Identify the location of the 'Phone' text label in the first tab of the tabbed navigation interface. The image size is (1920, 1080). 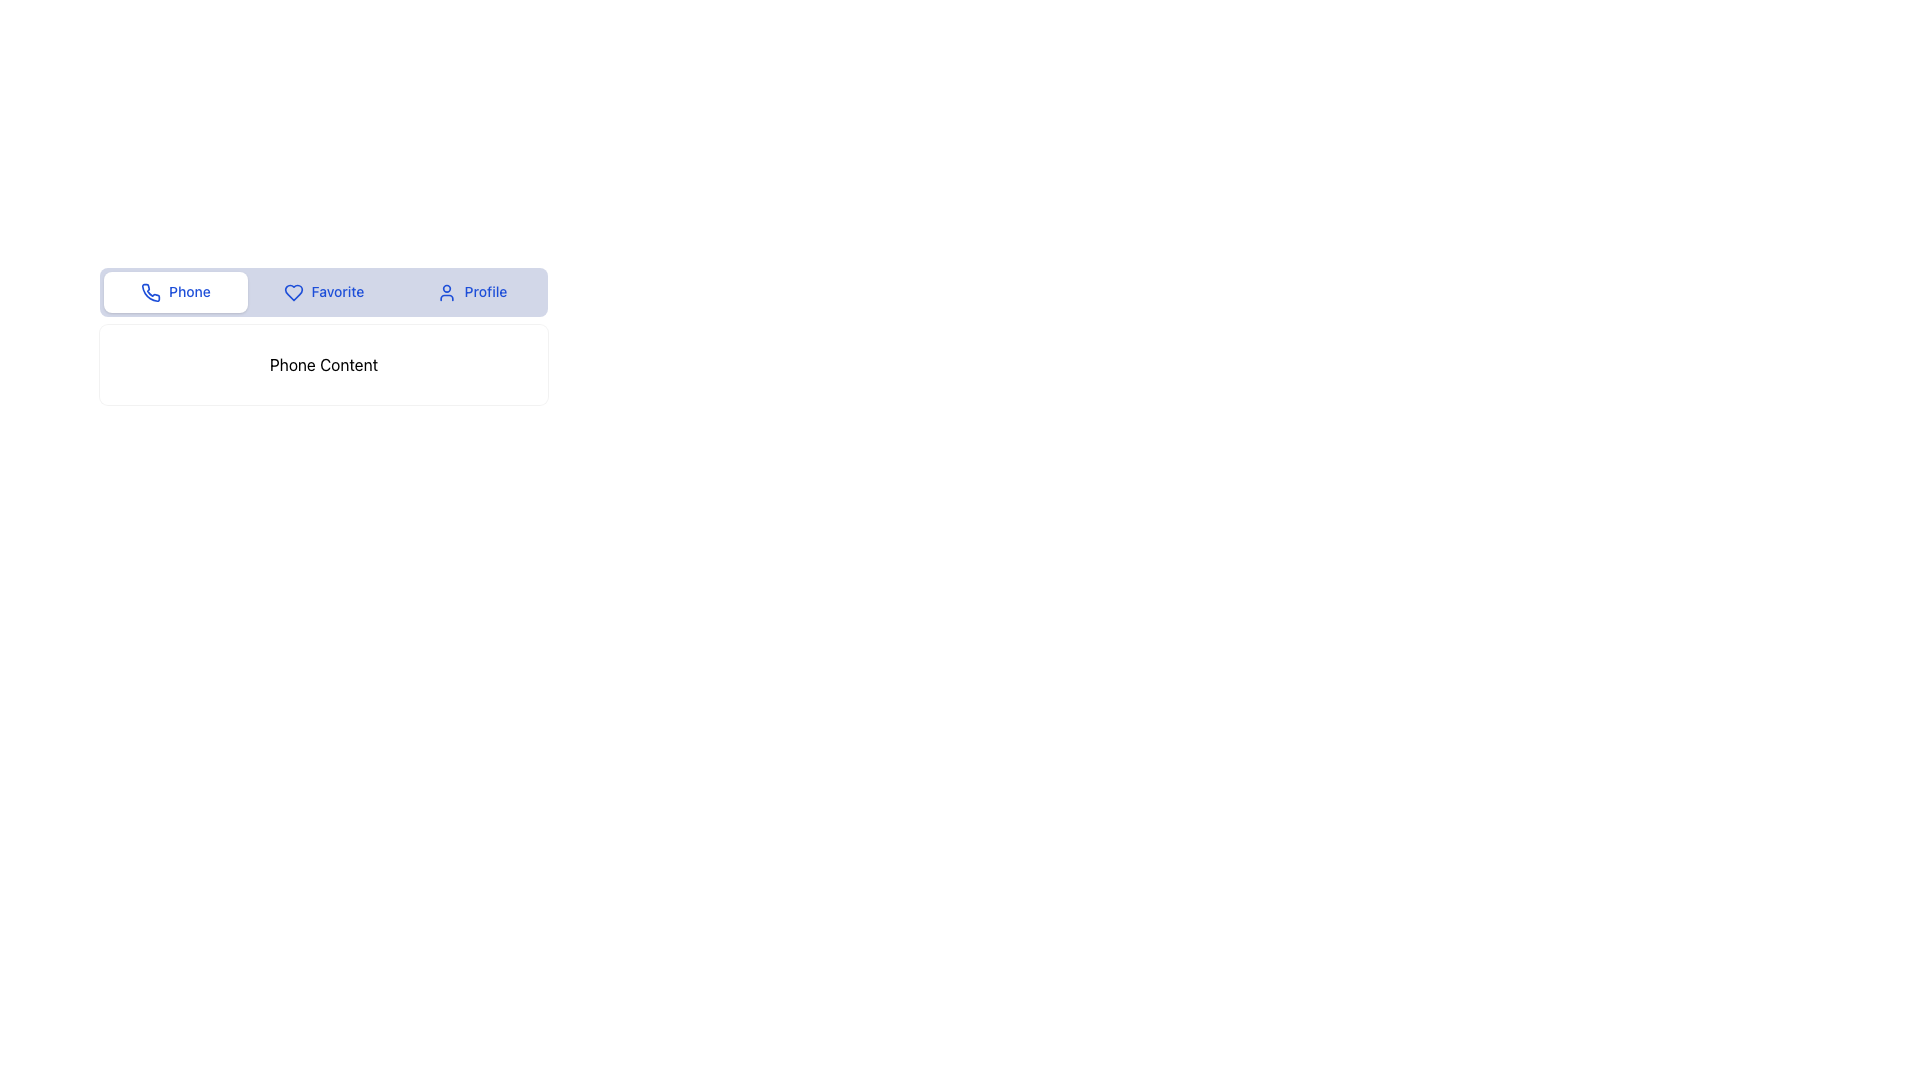
(186, 291).